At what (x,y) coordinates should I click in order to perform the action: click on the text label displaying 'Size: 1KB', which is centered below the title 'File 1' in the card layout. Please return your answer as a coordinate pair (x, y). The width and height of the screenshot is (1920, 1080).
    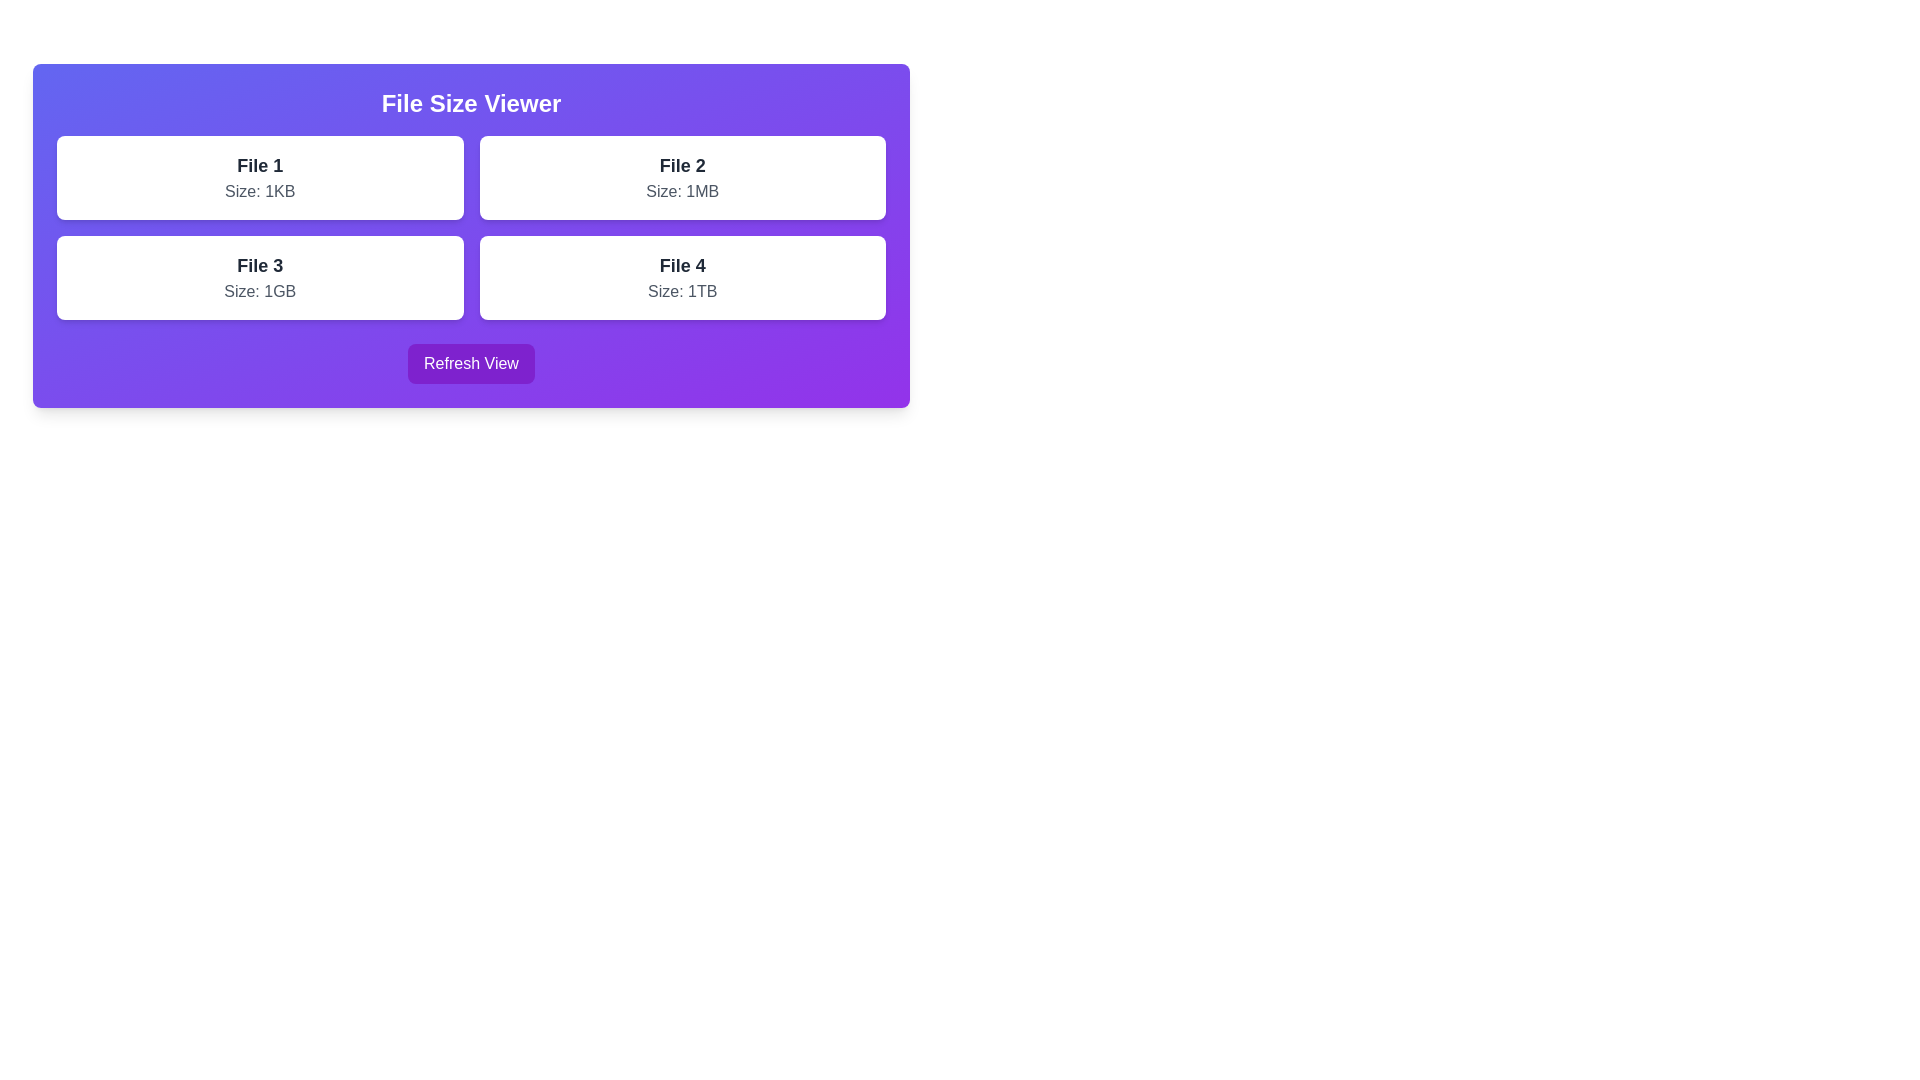
    Looking at the image, I should click on (259, 192).